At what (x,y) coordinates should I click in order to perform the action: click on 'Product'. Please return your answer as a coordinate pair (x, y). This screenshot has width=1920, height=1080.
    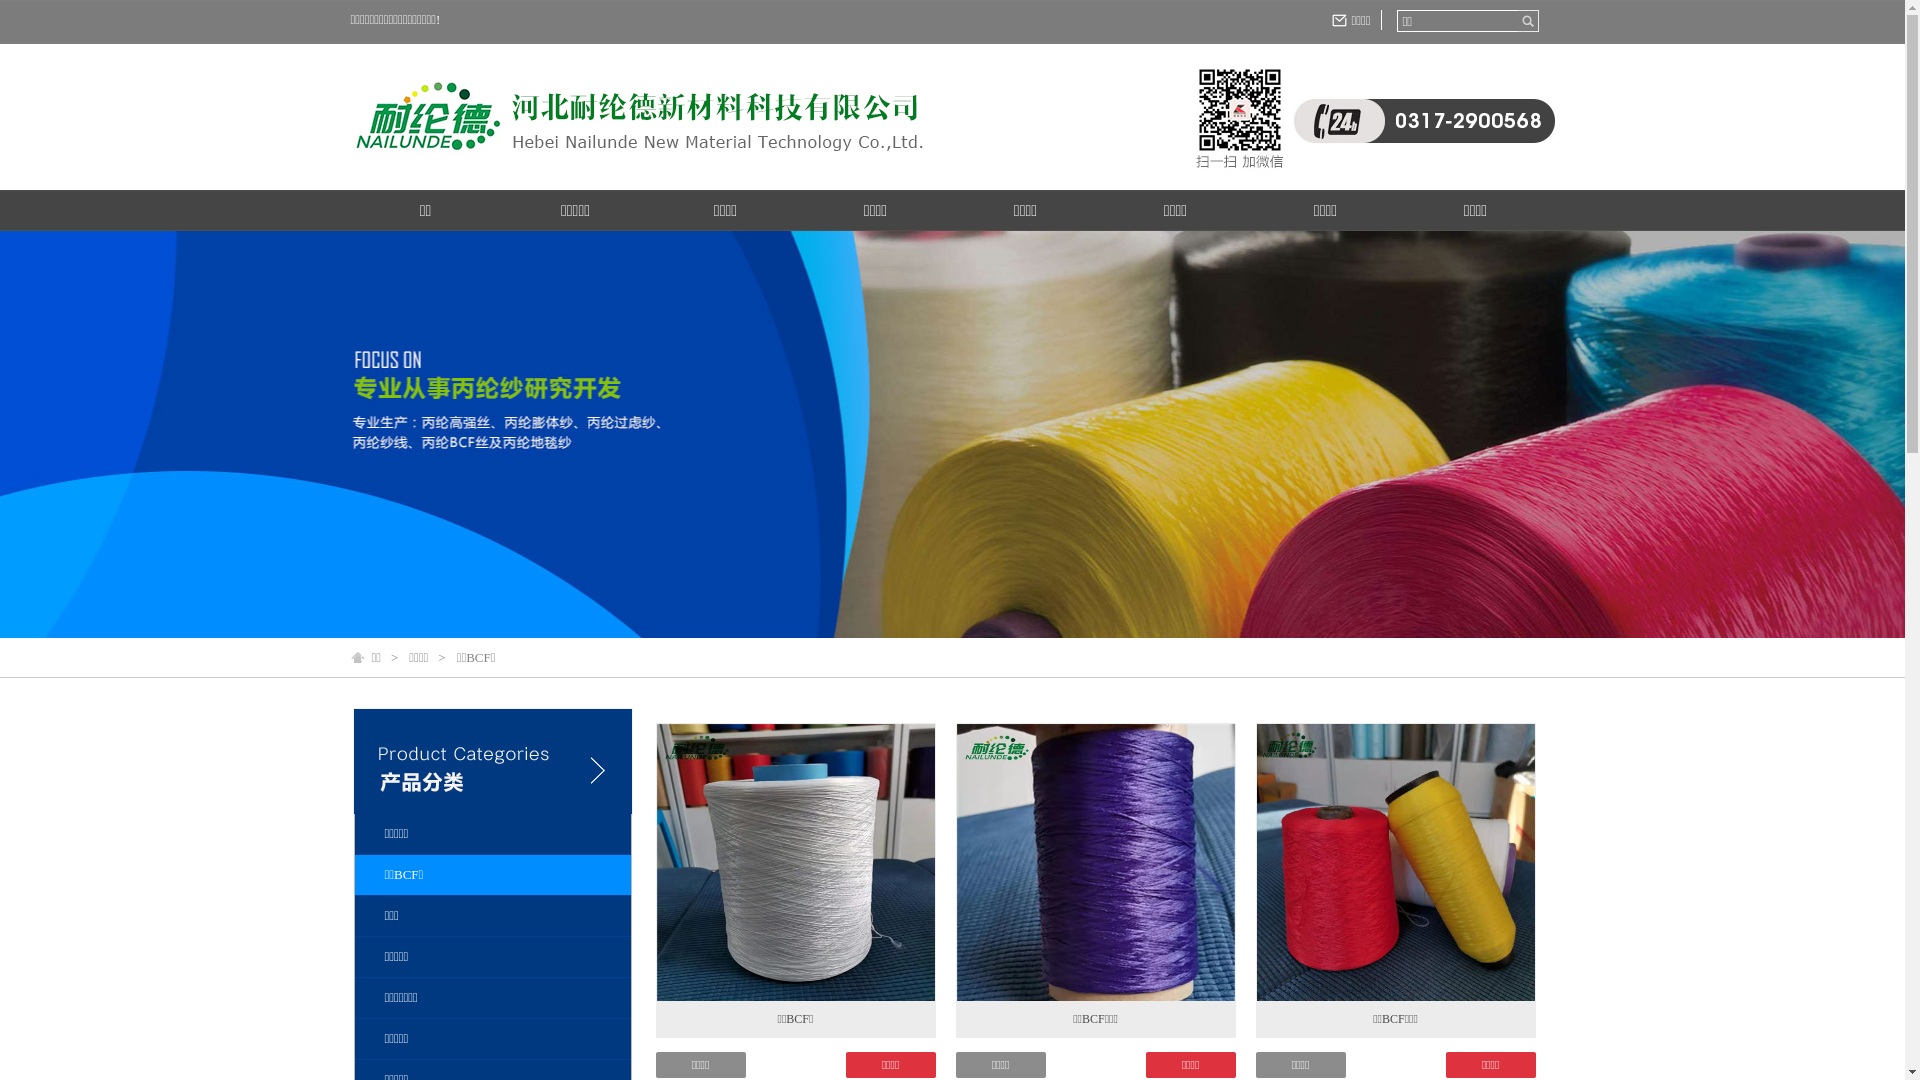
    Looking at the image, I should click on (493, 800).